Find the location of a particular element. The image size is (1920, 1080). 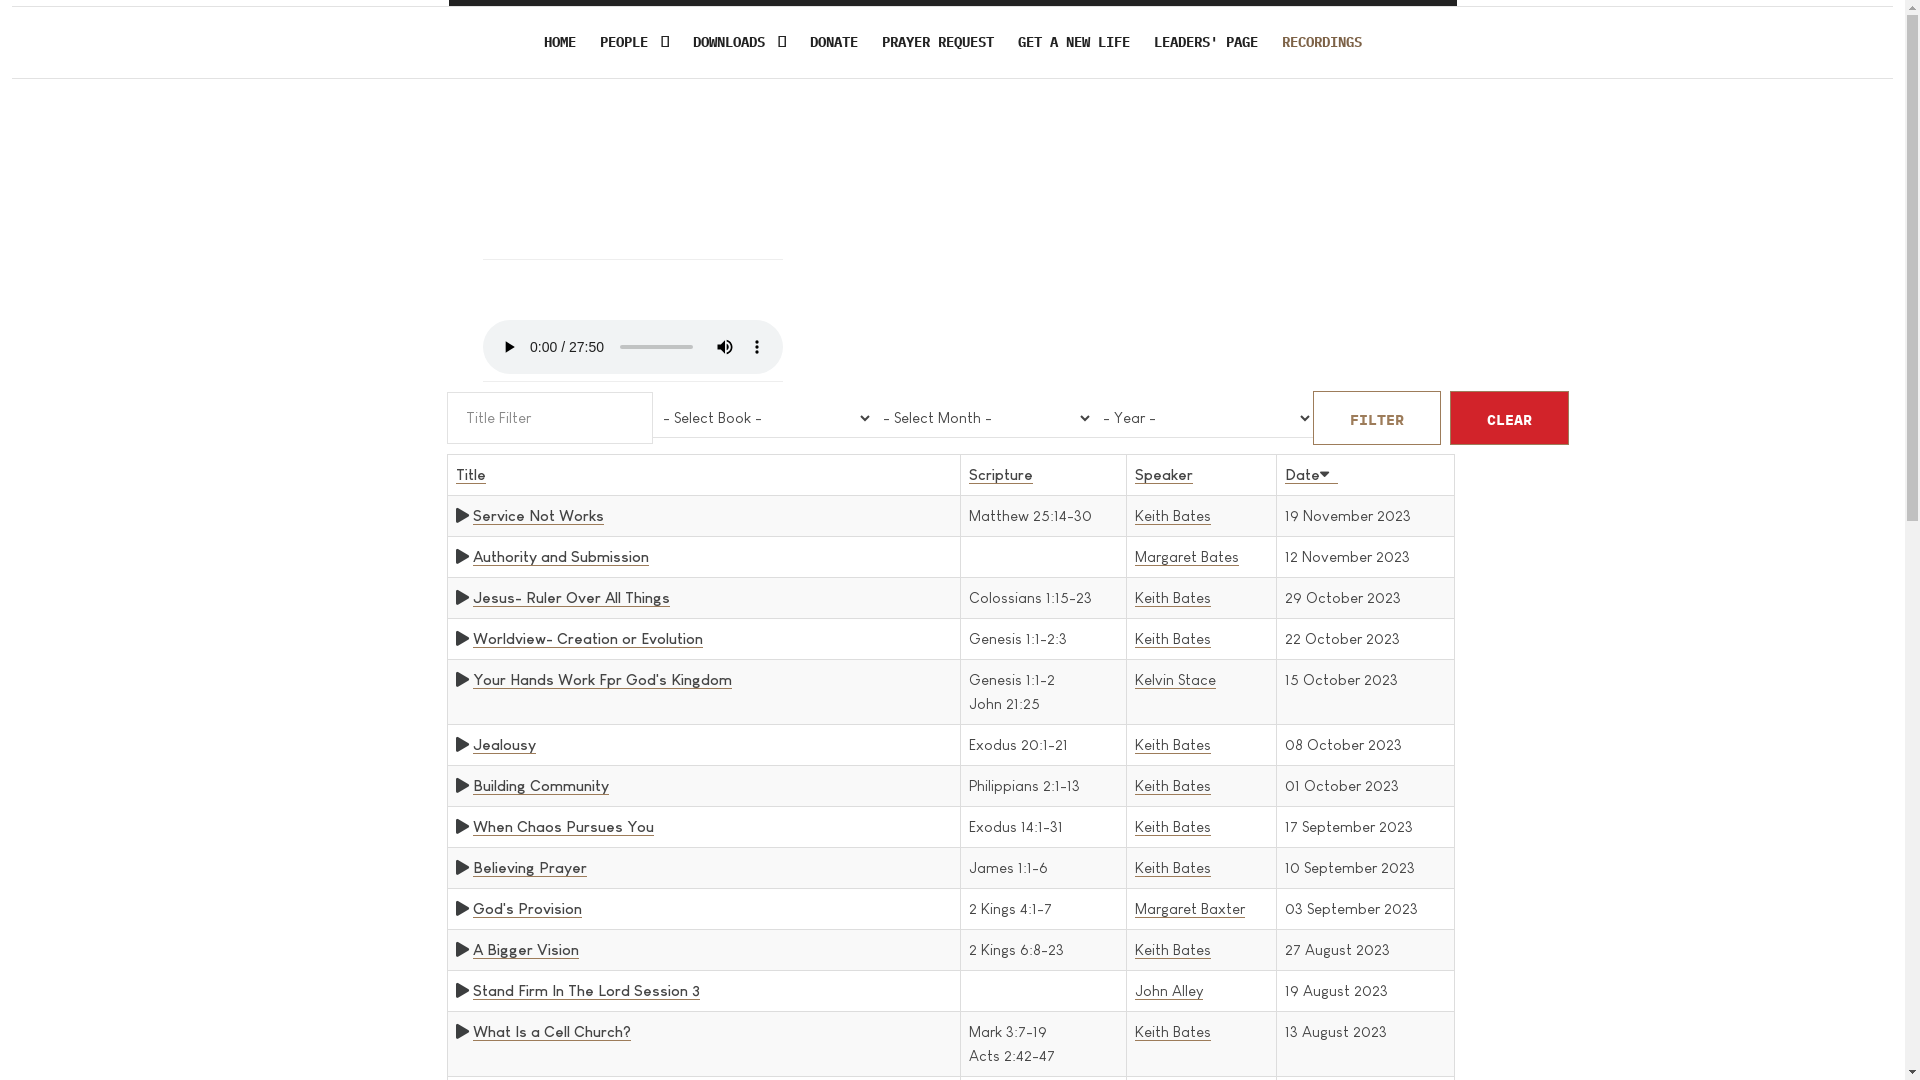

'Margaret Bates' is located at coordinates (1186, 556).